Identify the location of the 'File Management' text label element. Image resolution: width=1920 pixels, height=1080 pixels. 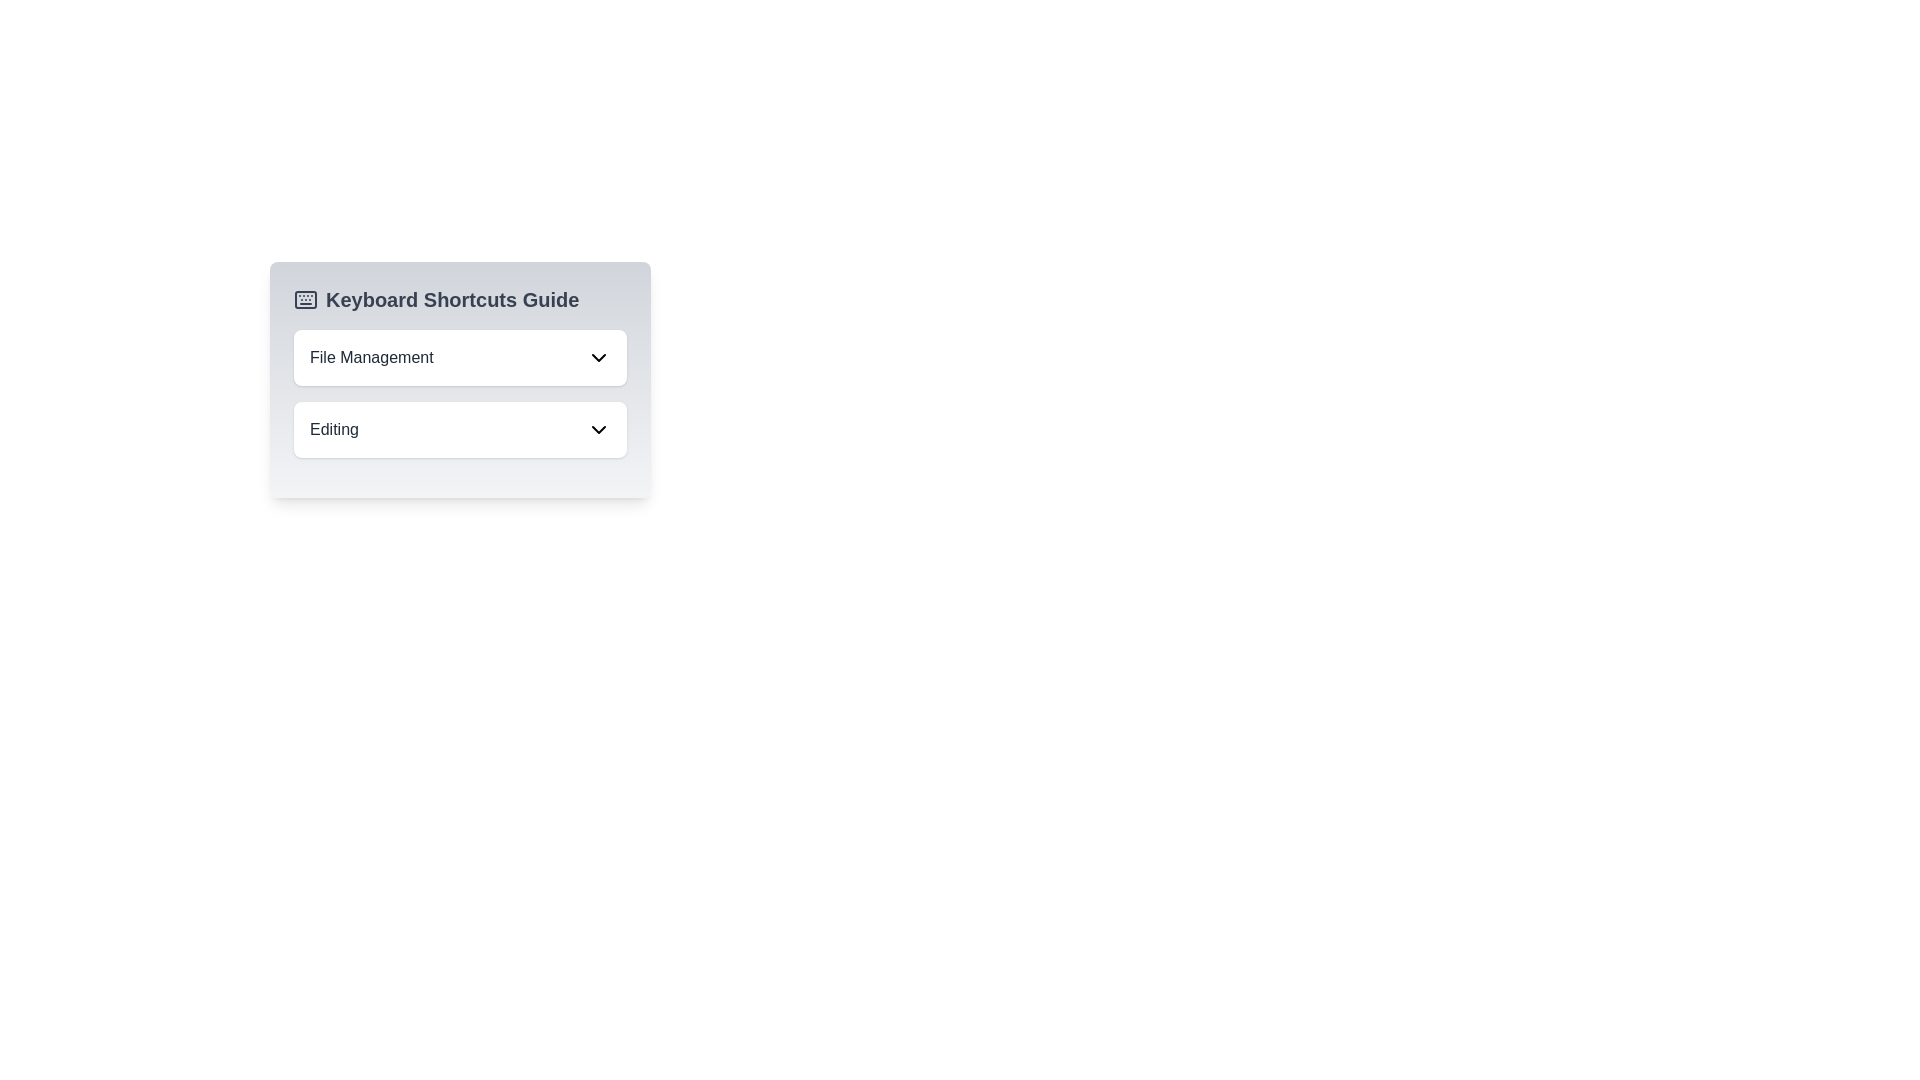
(371, 357).